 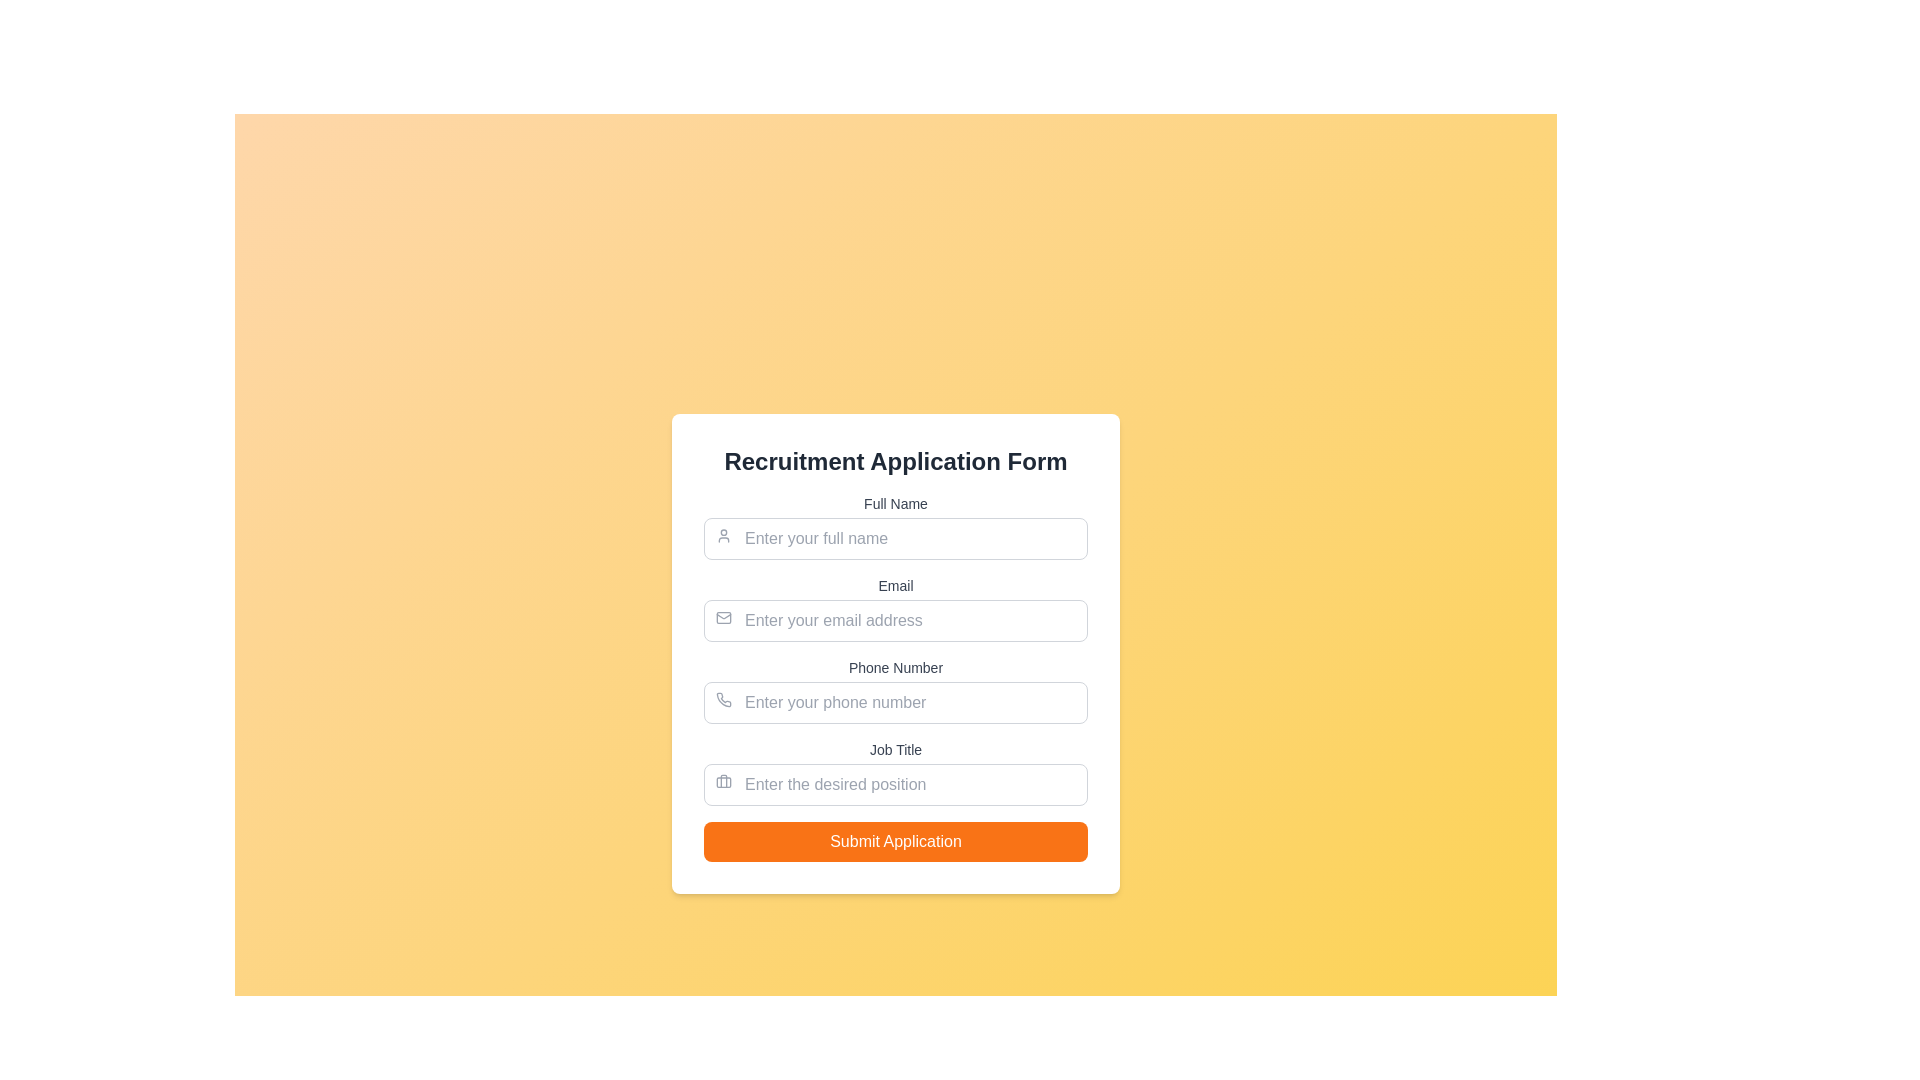 What do you see at coordinates (723, 698) in the screenshot?
I see `the phone number input field icon, which is positioned on the left side of the input box labeled 'Phone Number'` at bounding box center [723, 698].